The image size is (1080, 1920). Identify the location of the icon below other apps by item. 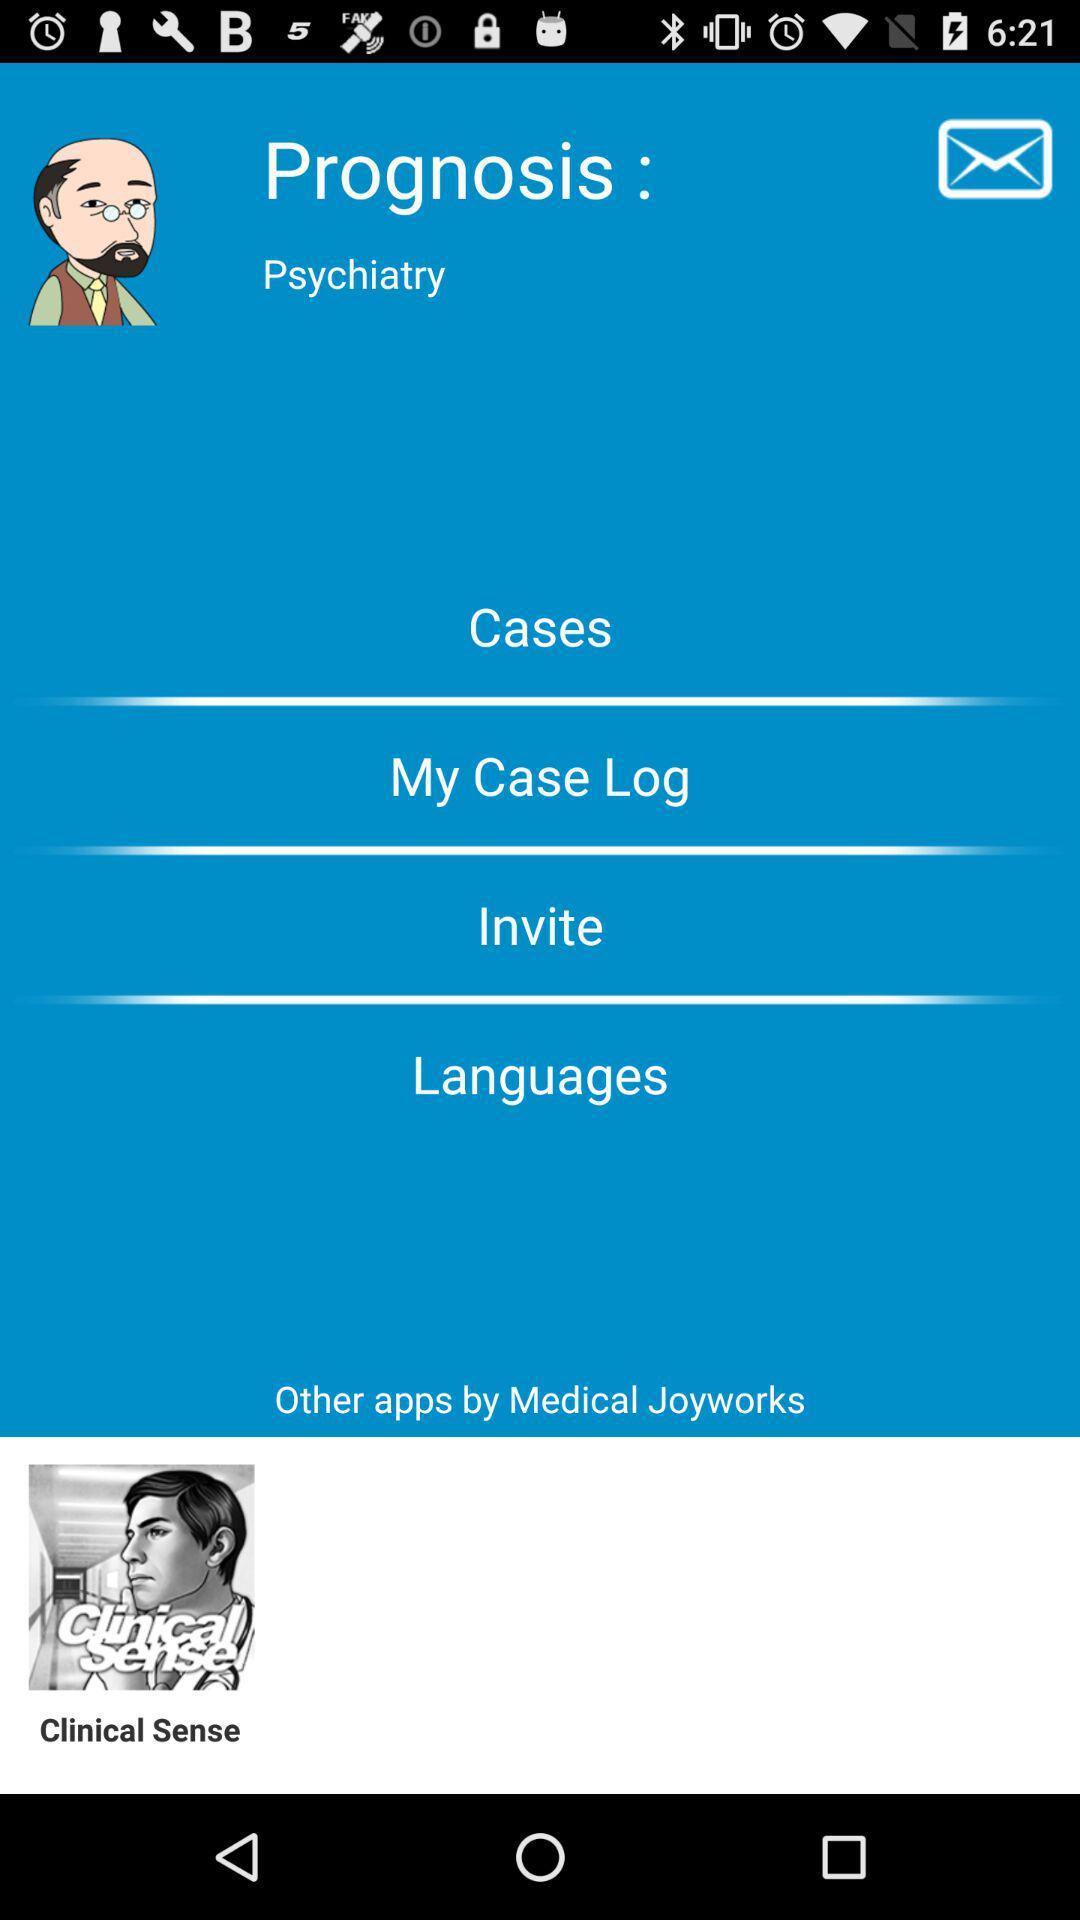
(140, 1577).